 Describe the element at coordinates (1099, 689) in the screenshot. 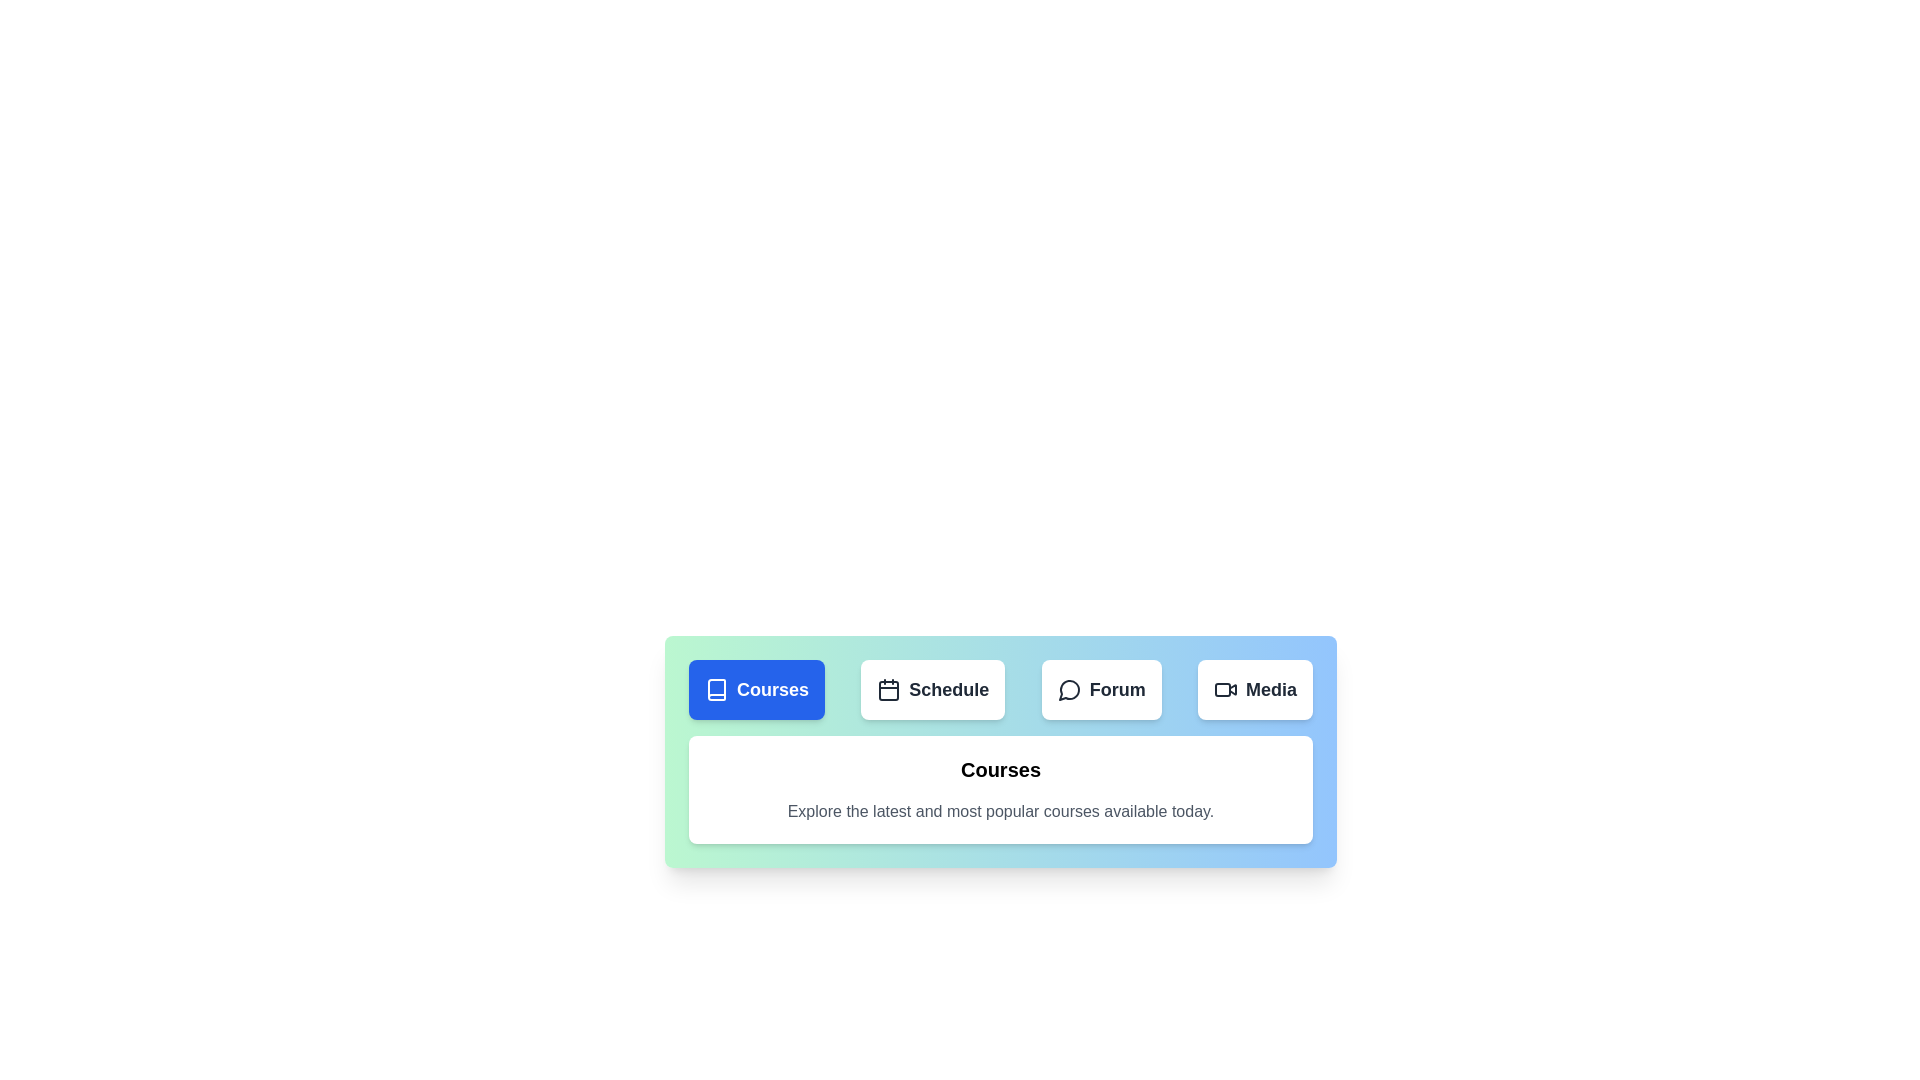

I see `the tab button corresponding to the Forum tab` at that location.